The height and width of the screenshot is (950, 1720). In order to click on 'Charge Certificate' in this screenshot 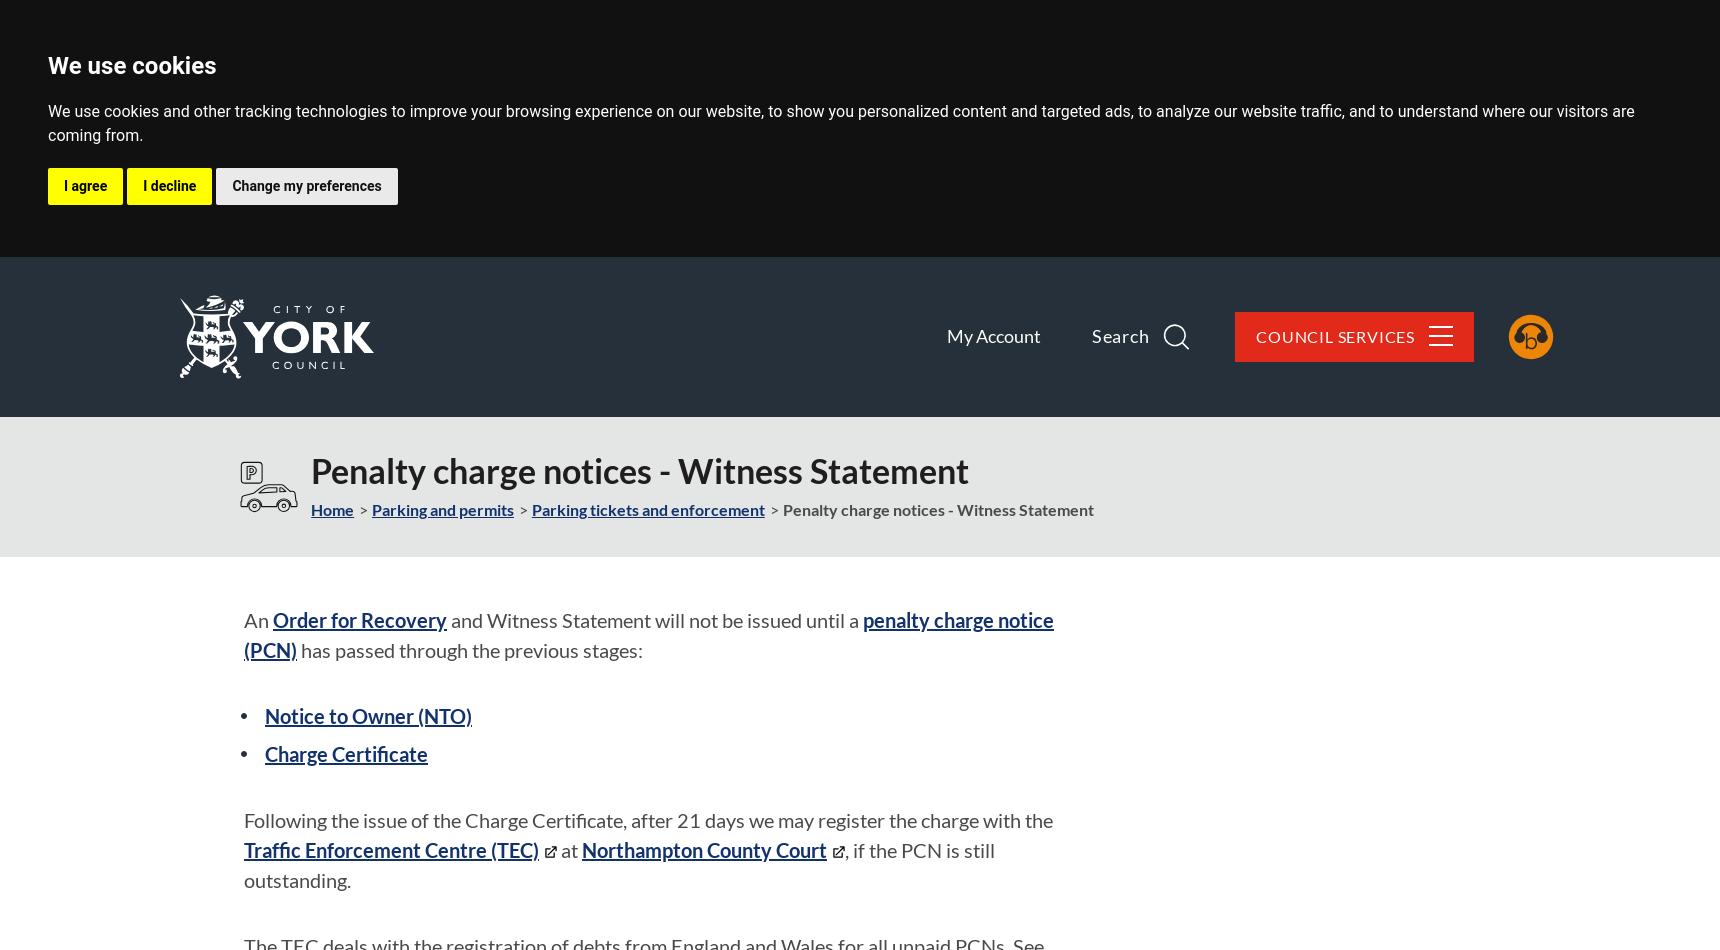, I will do `click(265, 751)`.